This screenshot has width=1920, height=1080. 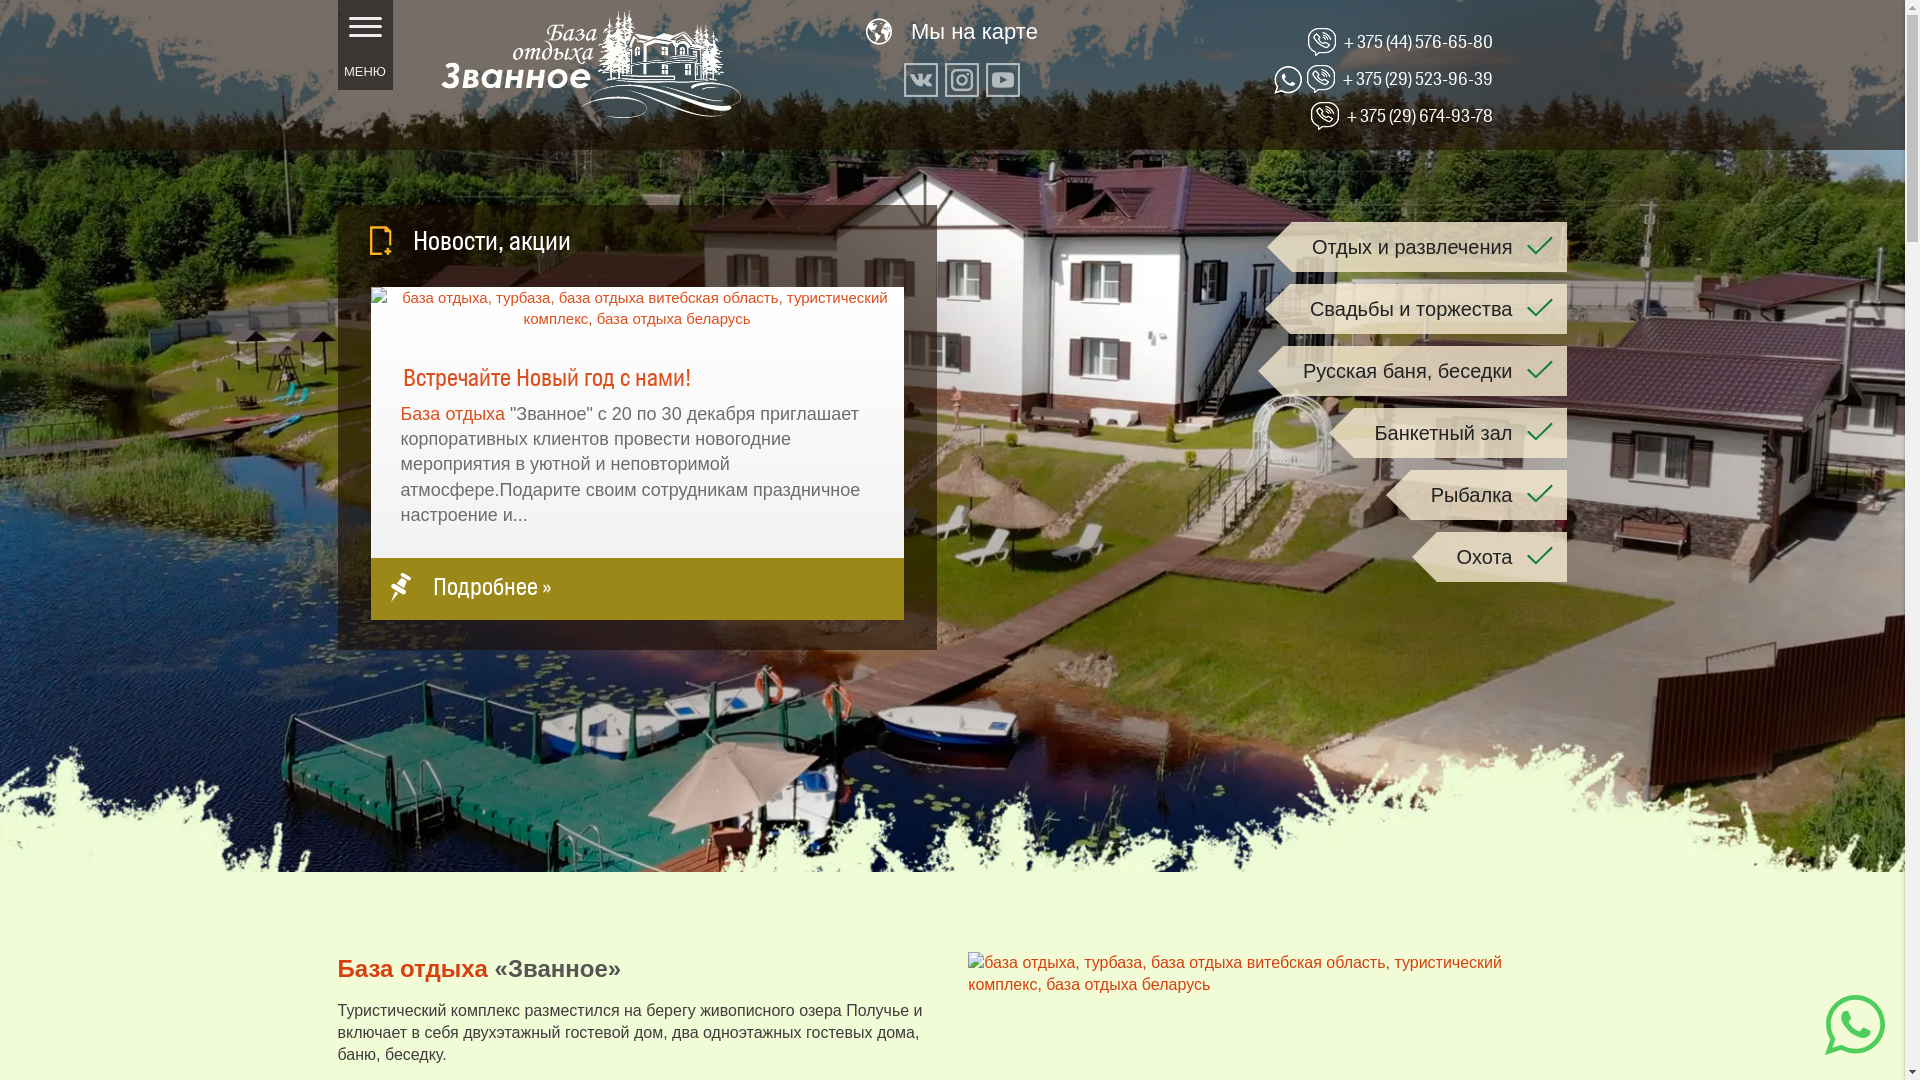 I want to click on '+ 375 (29) 674-93-78', so click(x=1419, y=115).